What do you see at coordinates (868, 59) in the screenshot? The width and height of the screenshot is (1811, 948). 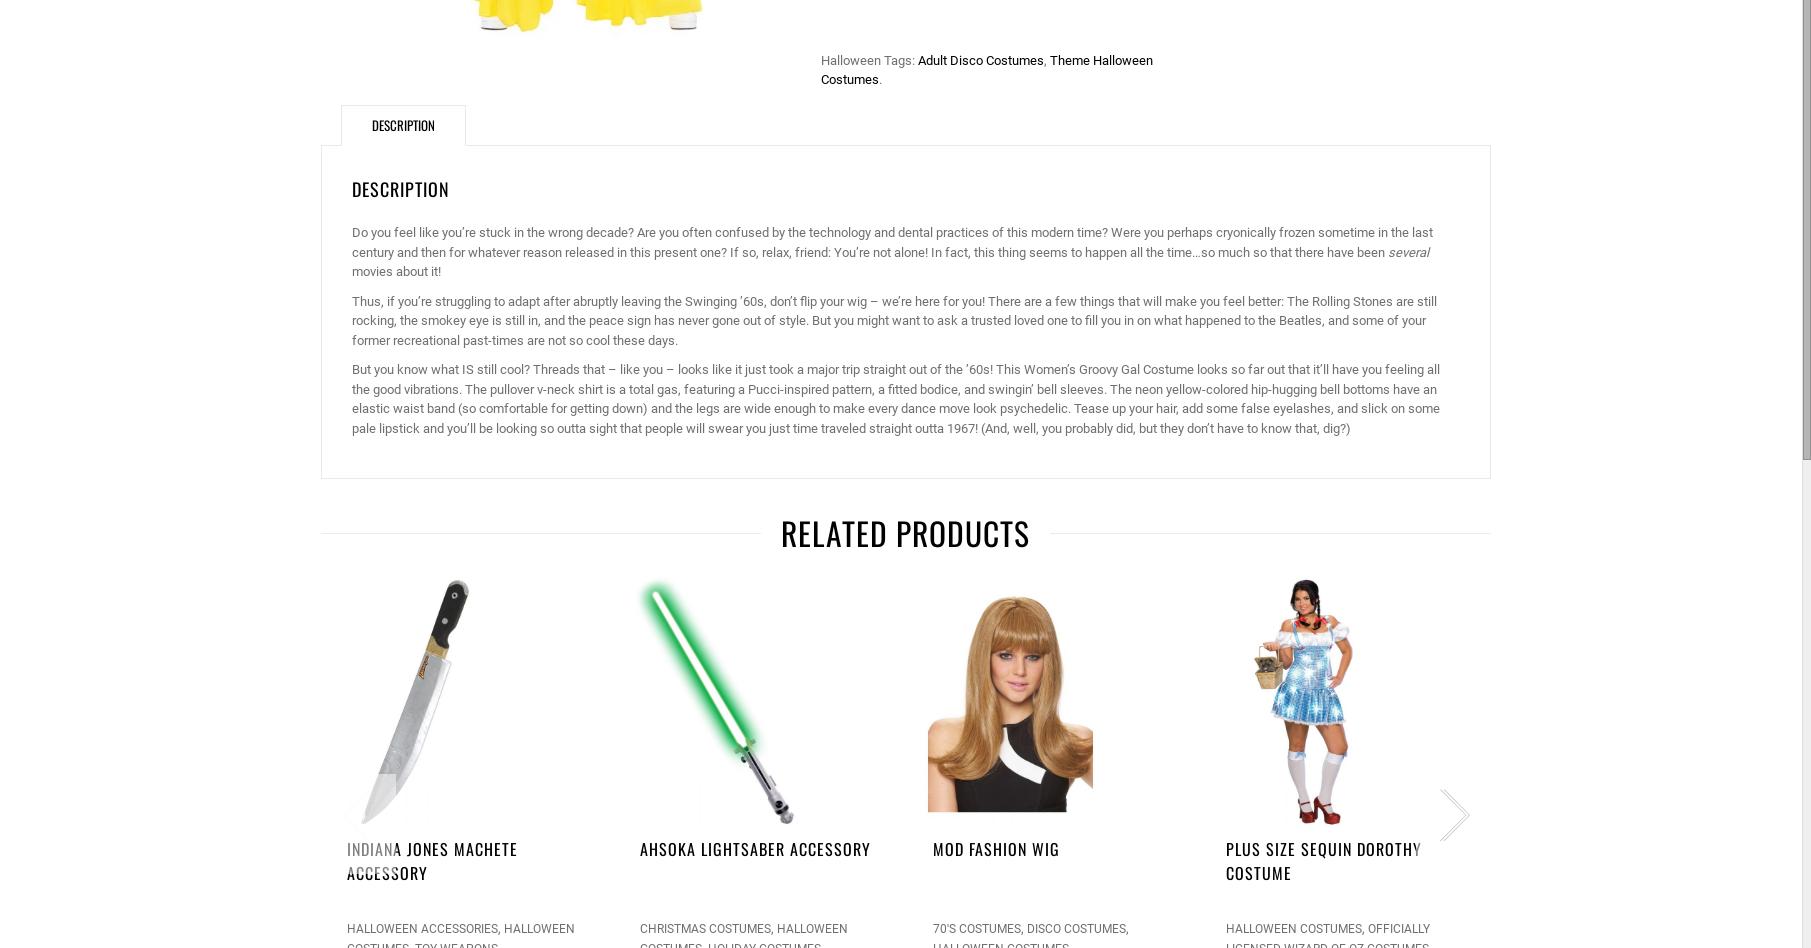 I see `'Halloween Tags:'` at bounding box center [868, 59].